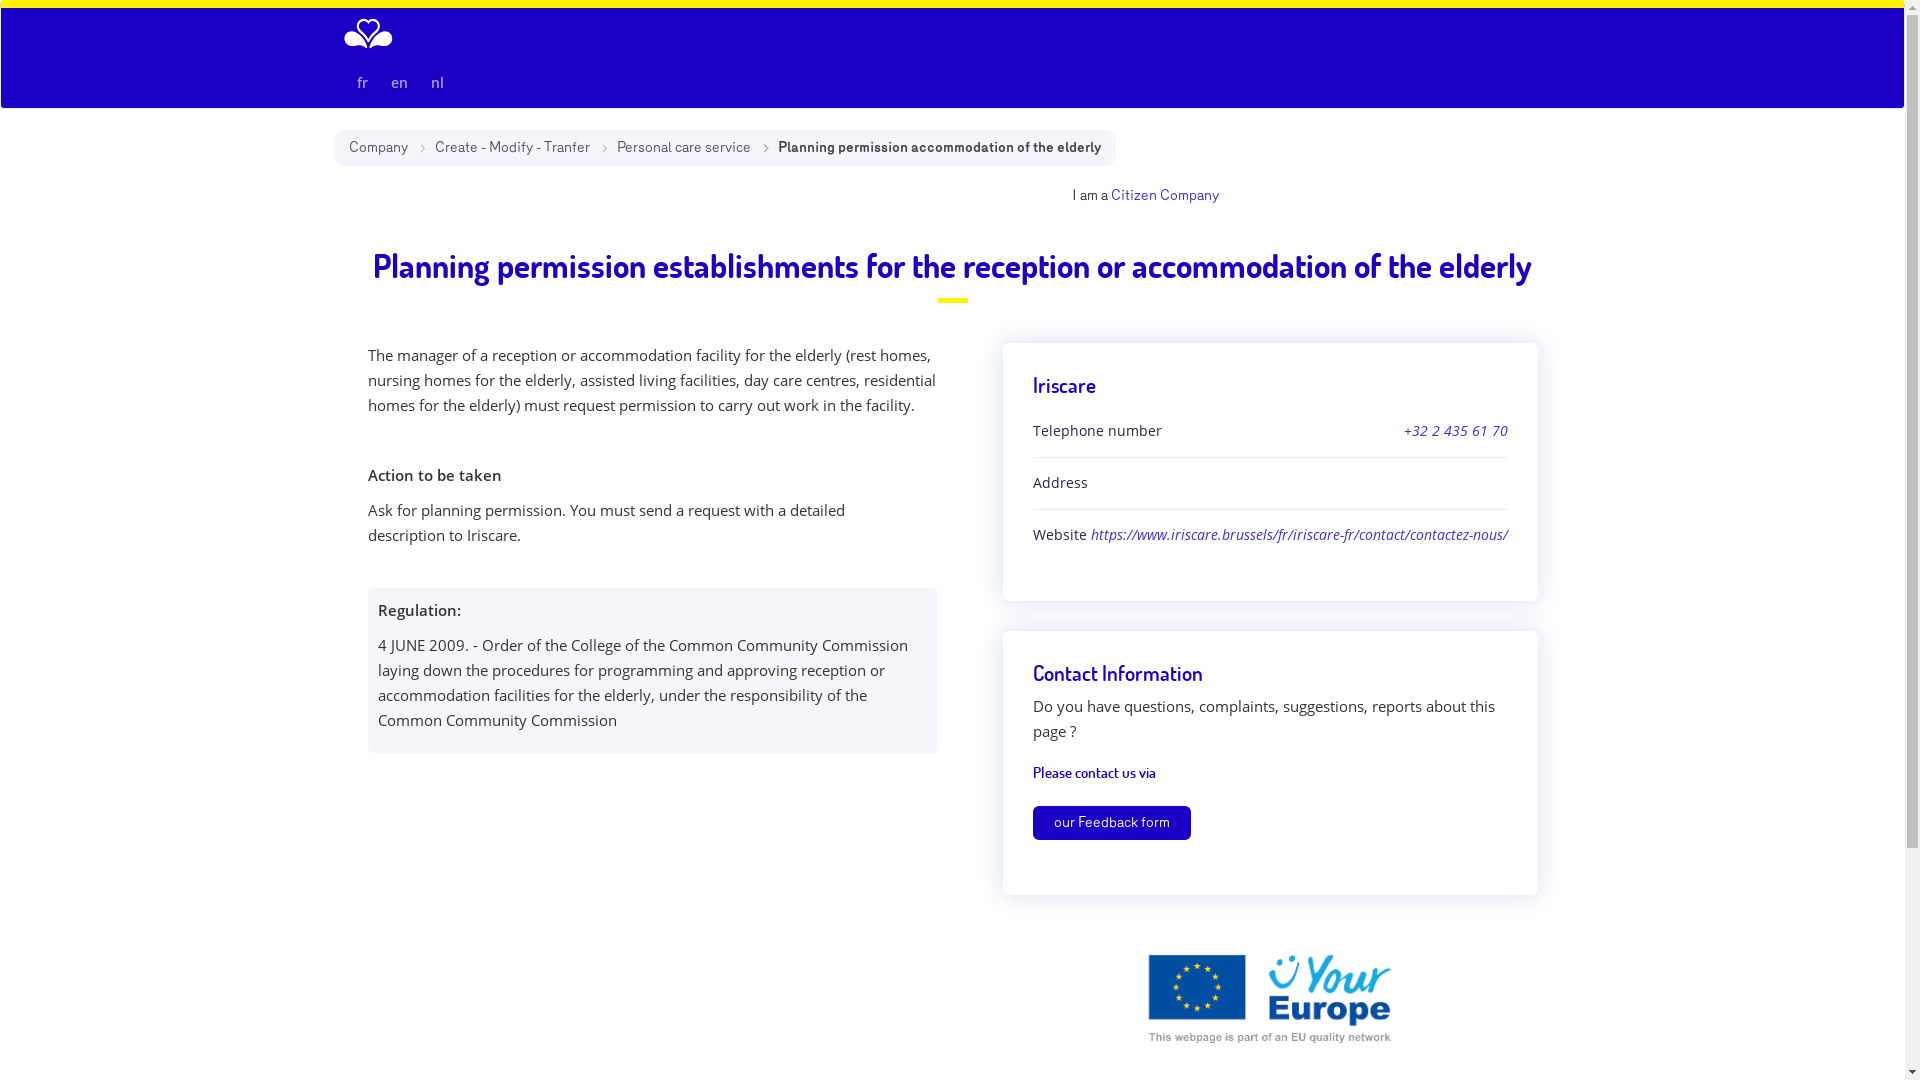 The width and height of the screenshot is (1920, 1080). I want to click on 'Personal care service', so click(682, 146).